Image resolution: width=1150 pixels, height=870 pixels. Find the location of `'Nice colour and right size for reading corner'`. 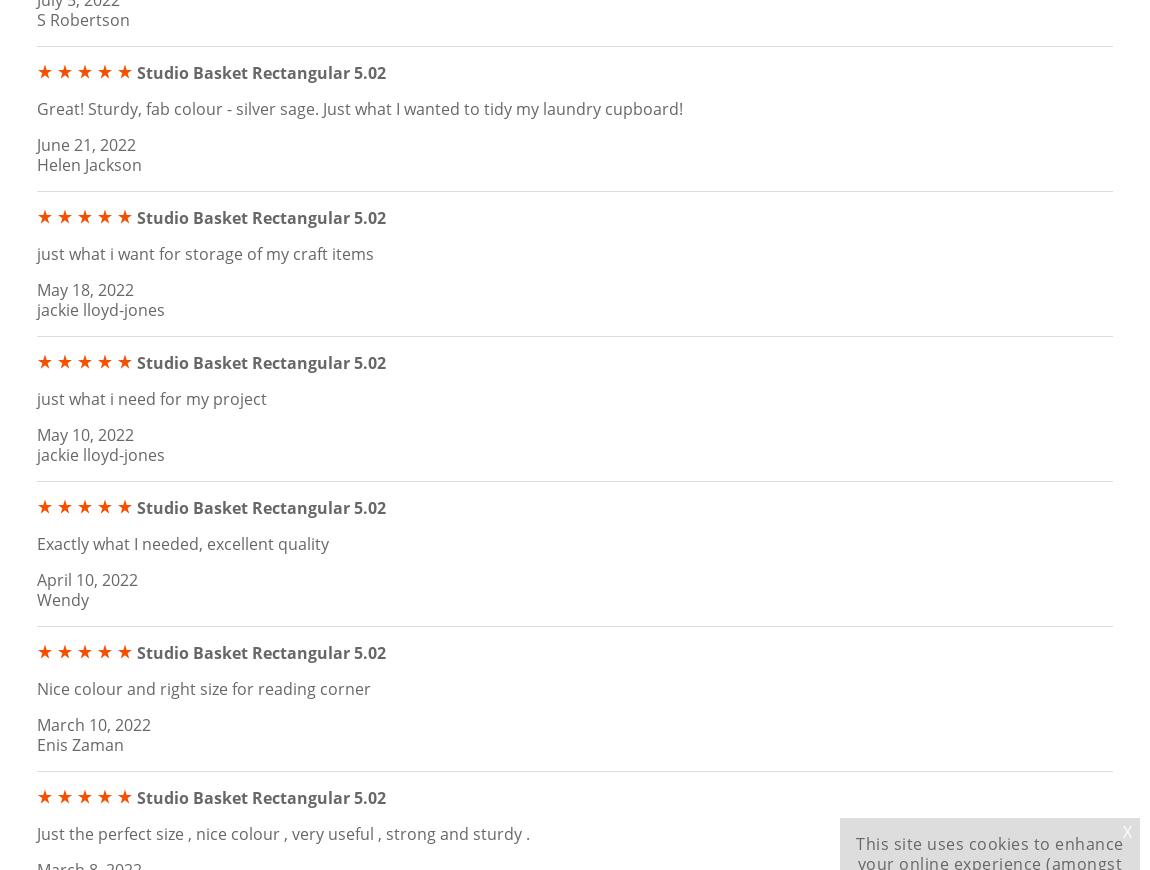

'Nice colour and right size for reading corner' is located at coordinates (203, 687).